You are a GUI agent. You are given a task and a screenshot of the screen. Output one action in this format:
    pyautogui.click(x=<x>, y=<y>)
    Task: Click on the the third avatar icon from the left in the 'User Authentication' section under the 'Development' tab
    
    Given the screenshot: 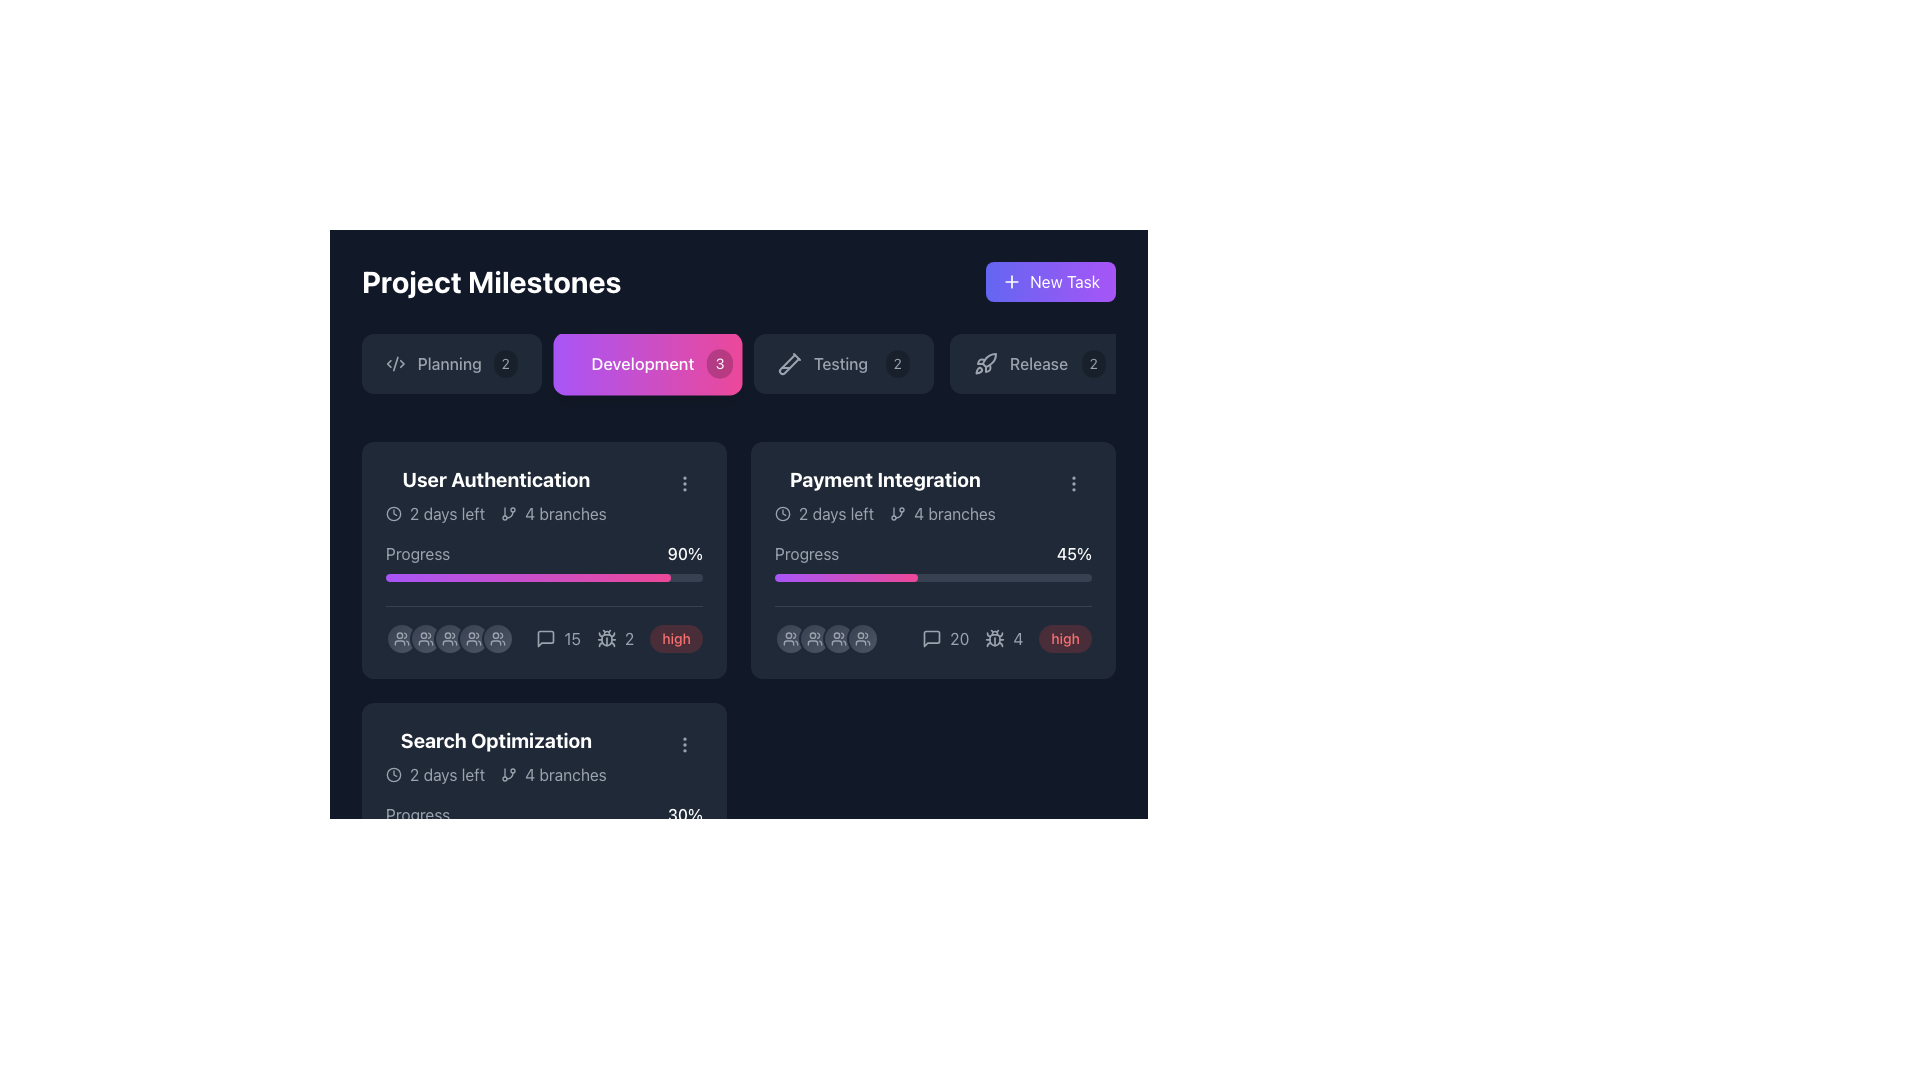 What is the action you would take?
    pyautogui.click(x=449, y=639)
    